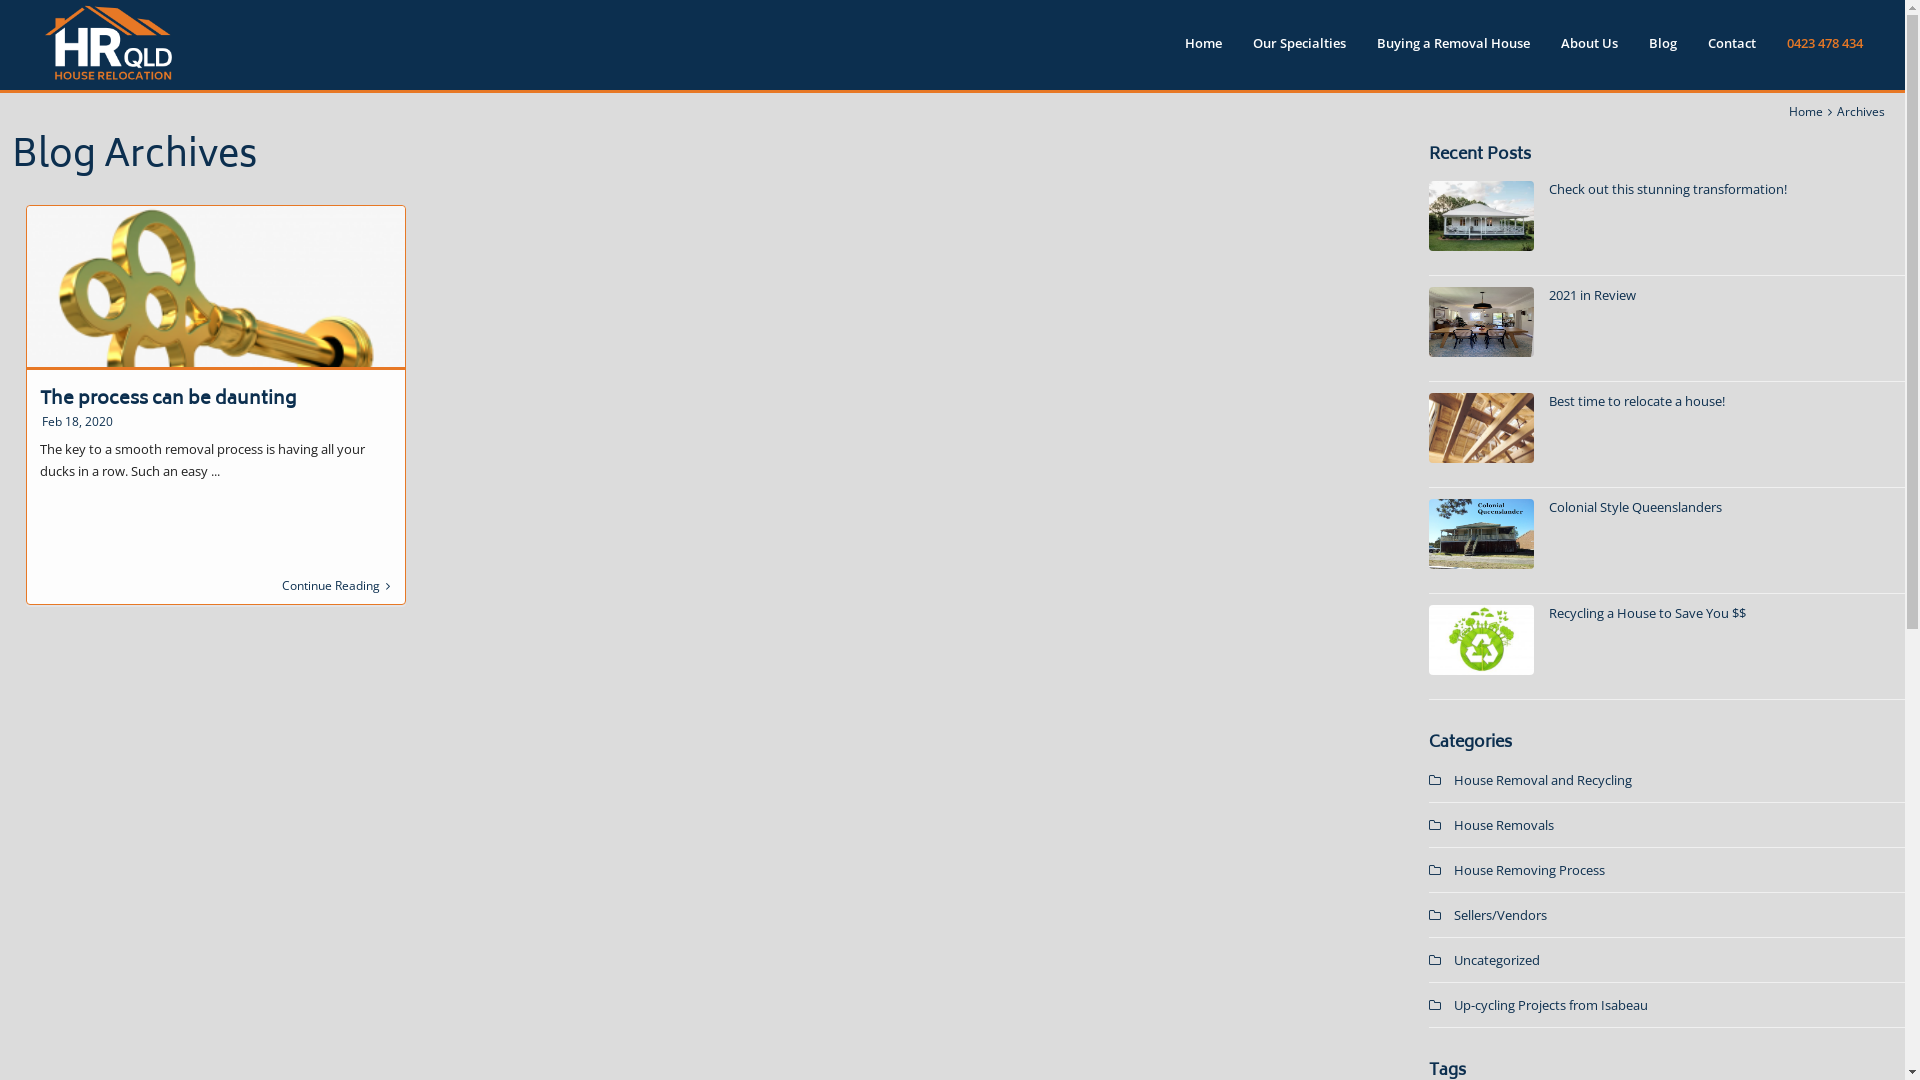 Image resolution: width=1920 pixels, height=1080 pixels. Describe the element at coordinates (1805, 111) in the screenshot. I see `'Home'` at that location.